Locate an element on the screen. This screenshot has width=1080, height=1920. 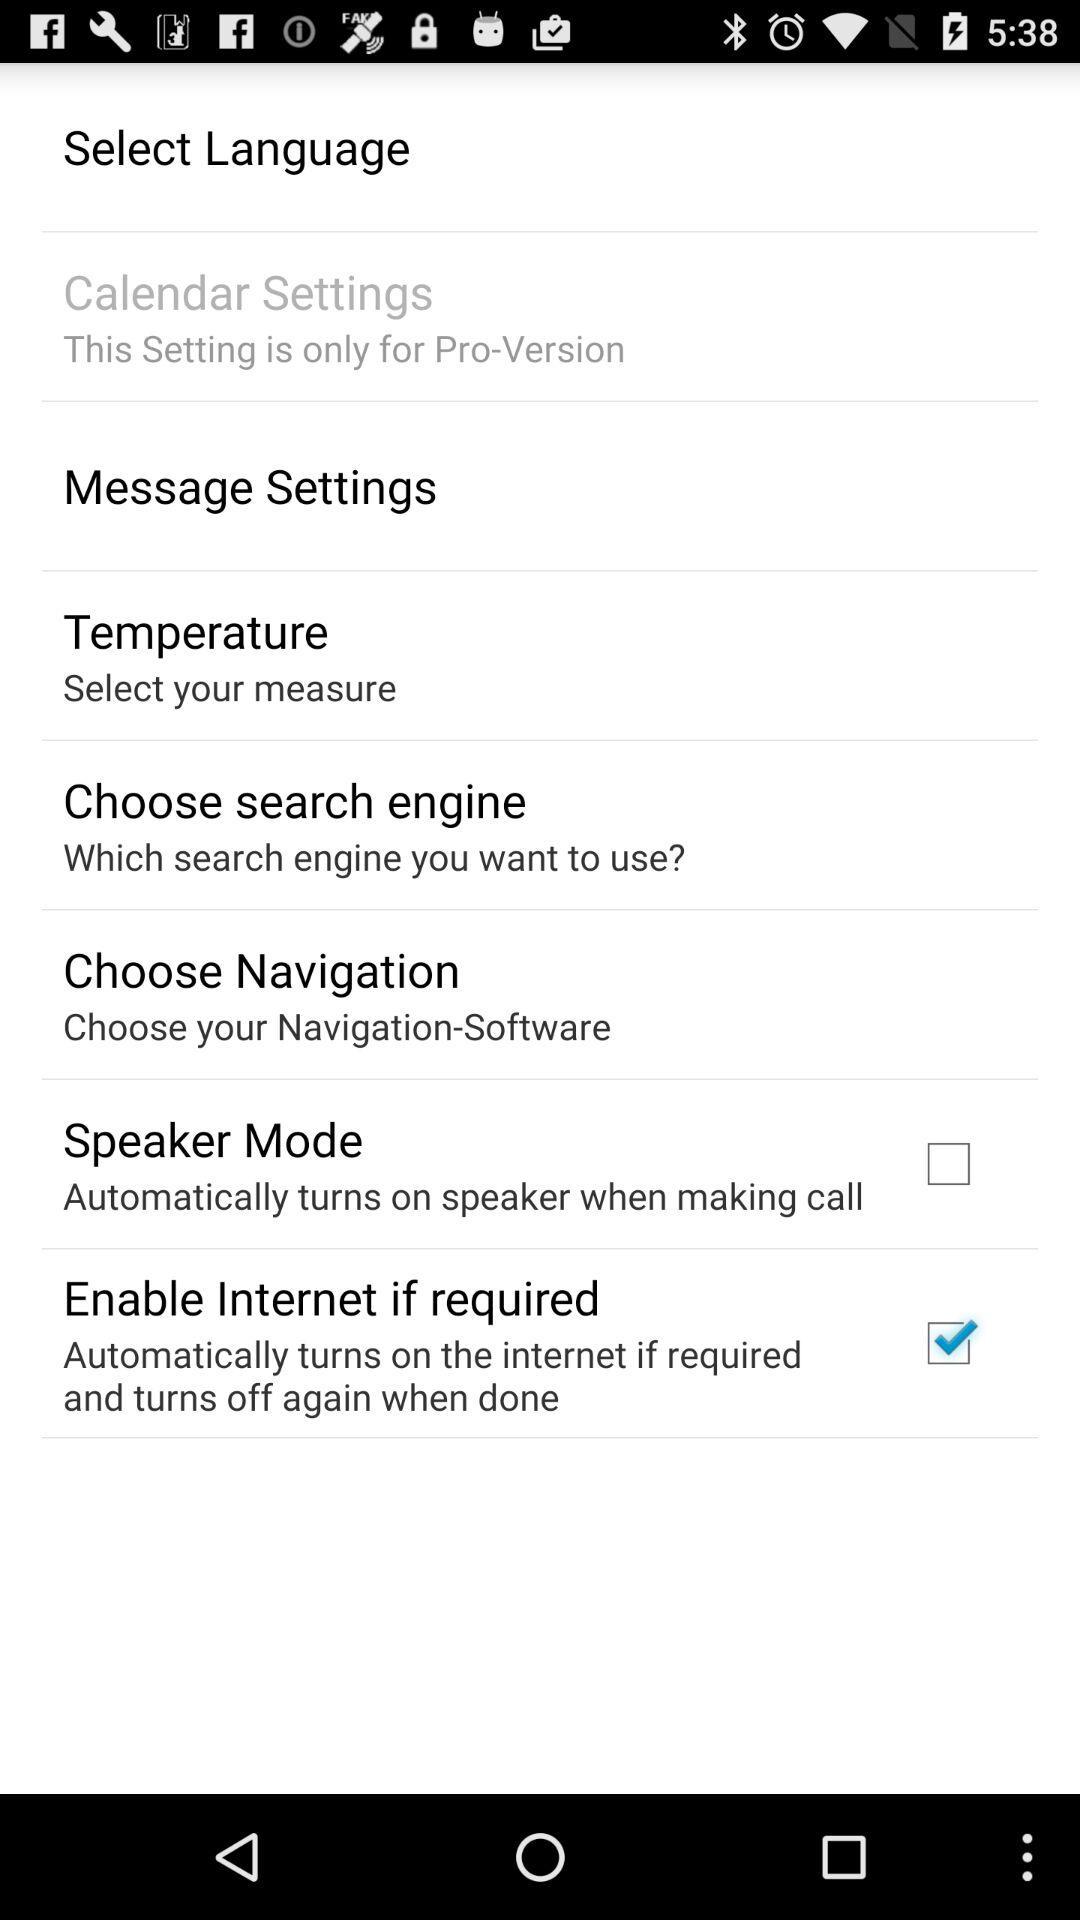
the item above the this setting is icon is located at coordinates (247, 290).